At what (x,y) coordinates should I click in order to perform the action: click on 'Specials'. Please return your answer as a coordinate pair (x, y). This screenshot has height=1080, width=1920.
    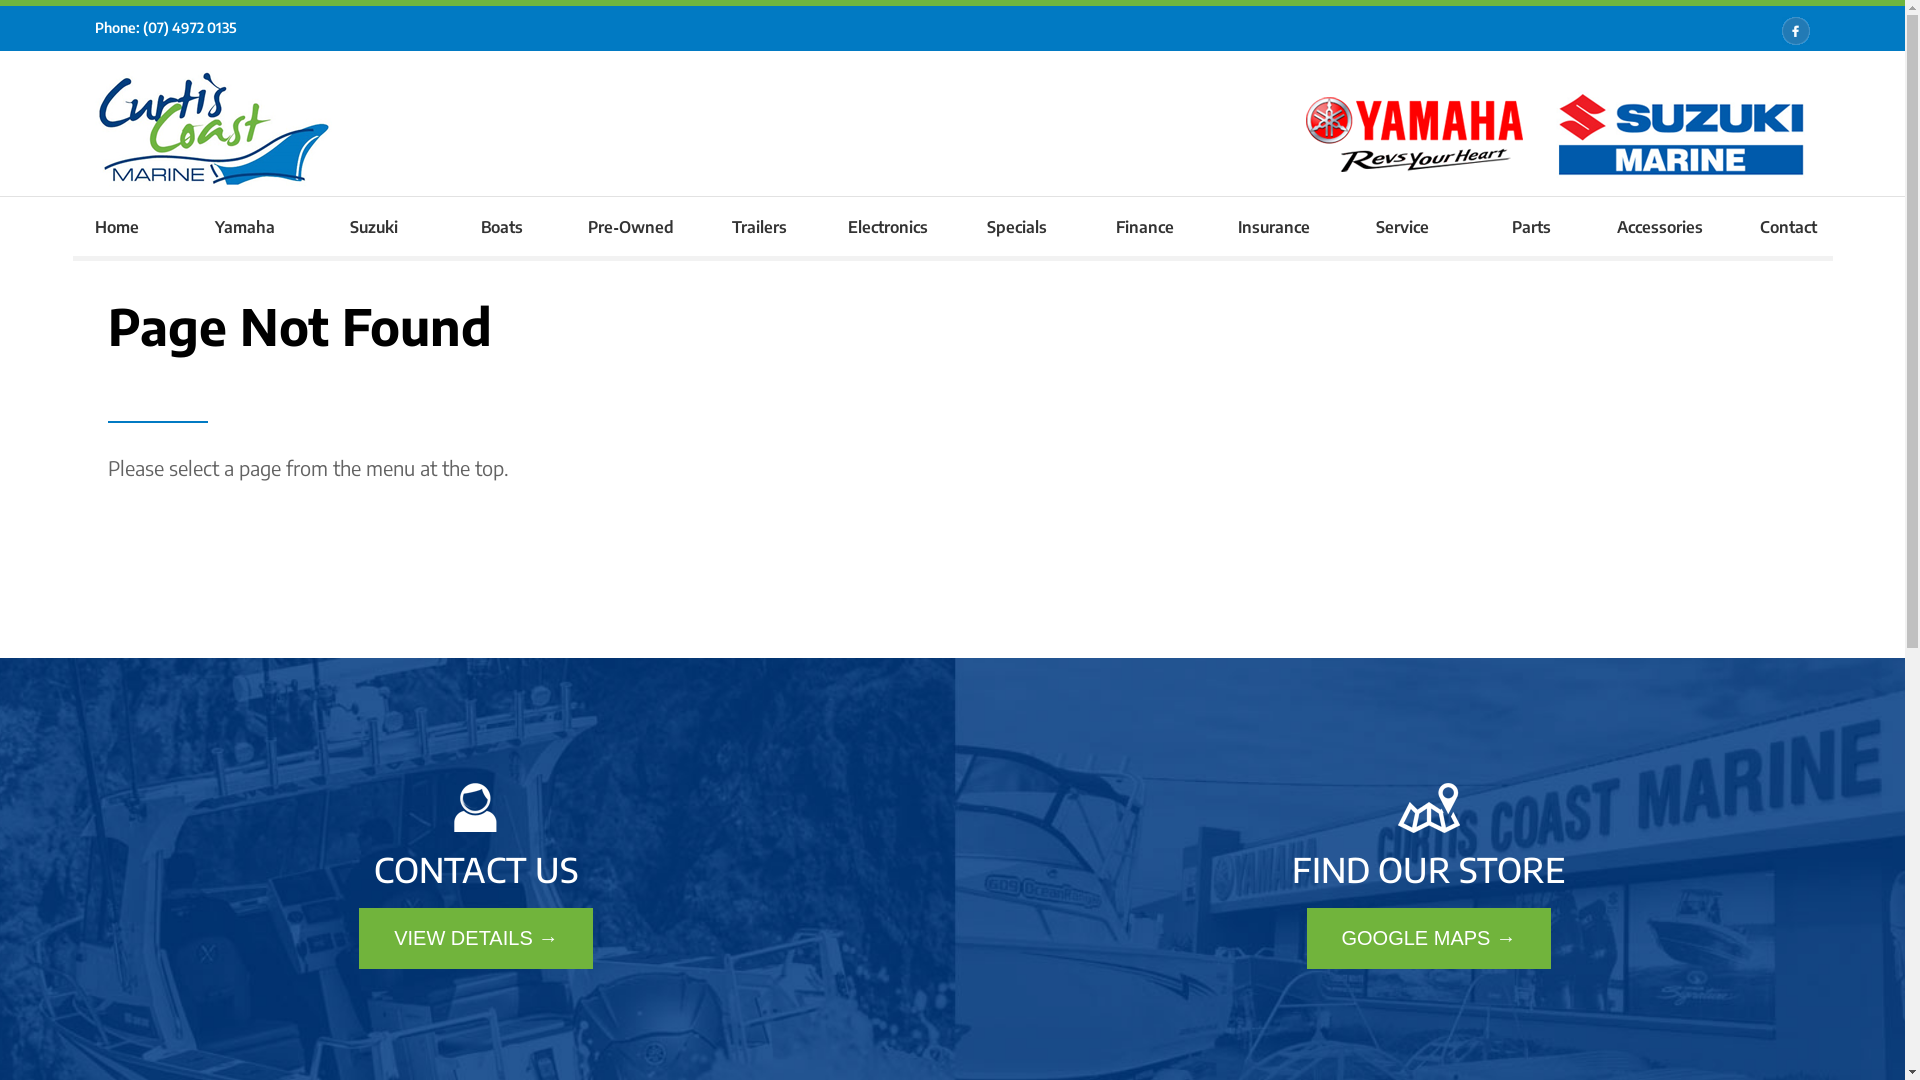
    Looking at the image, I should click on (950, 225).